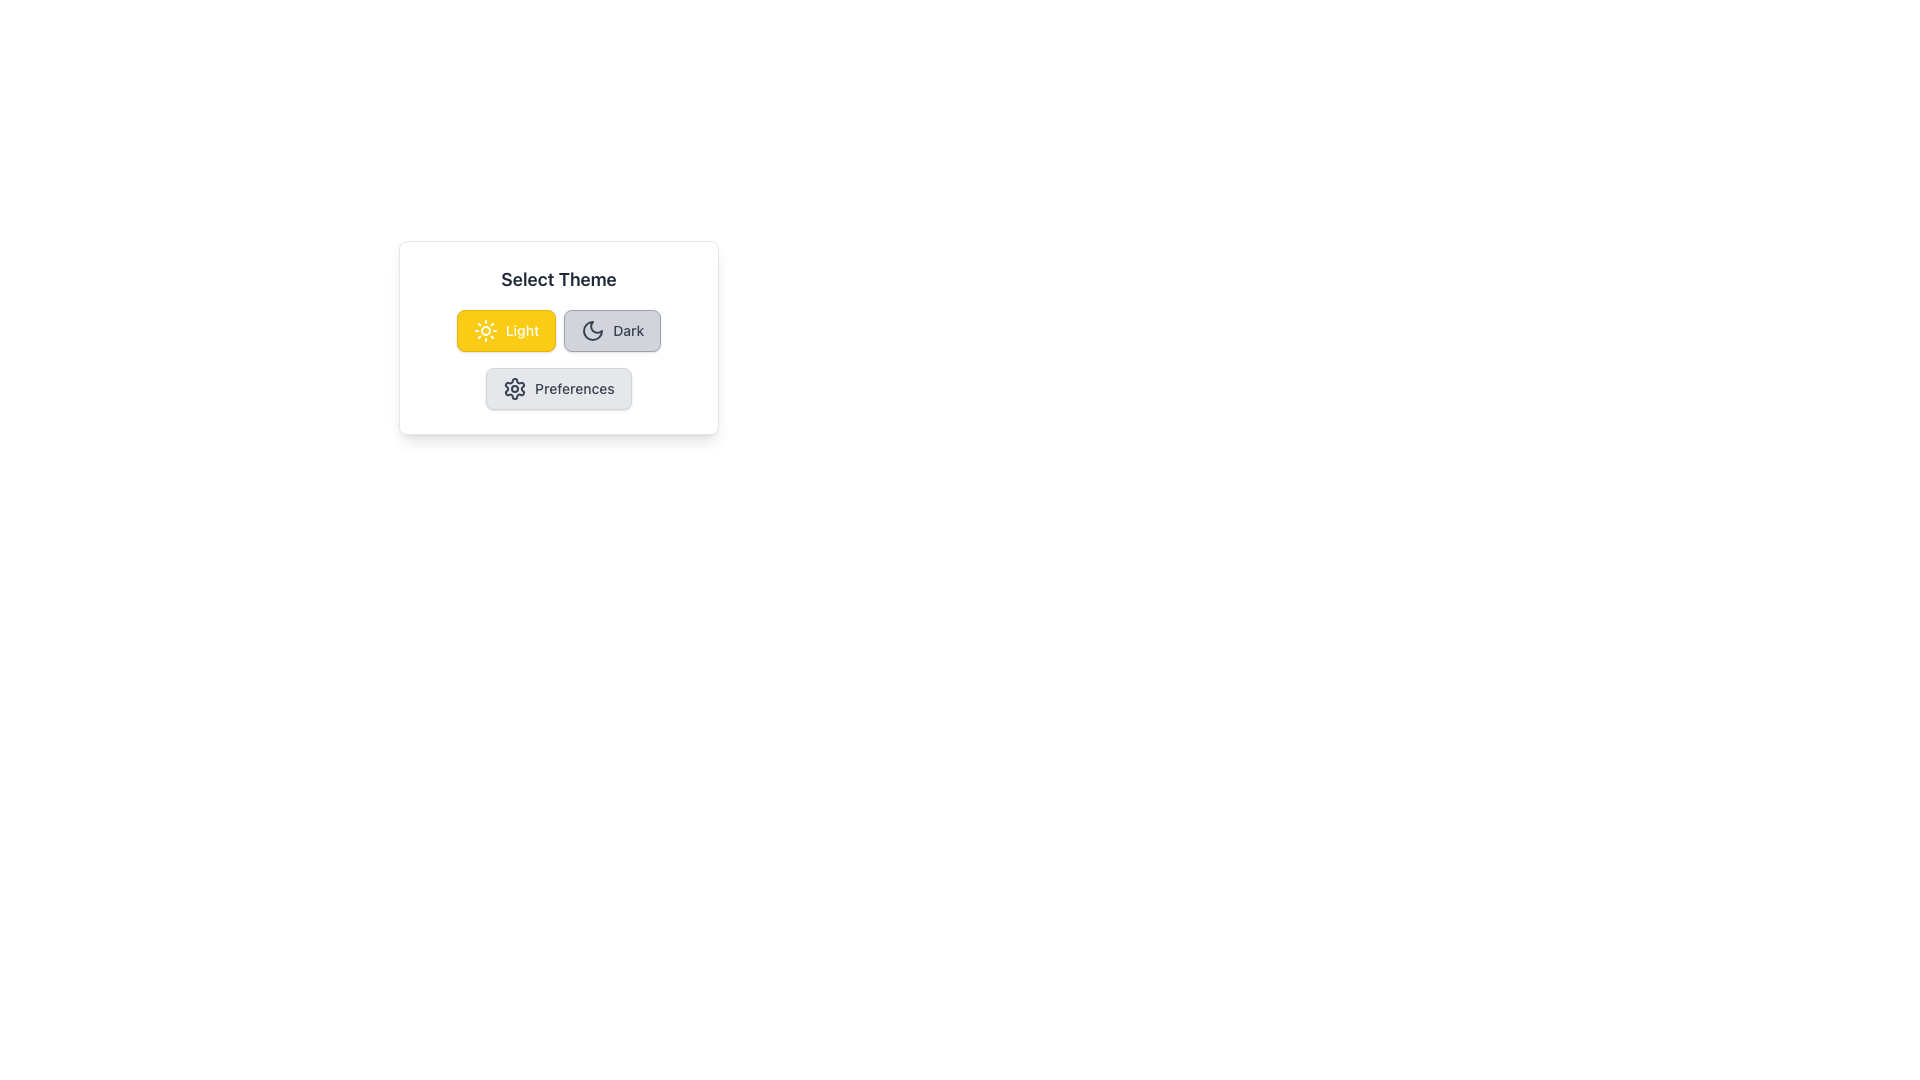 The height and width of the screenshot is (1080, 1920). Describe the element at coordinates (514, 389) in the screenshot. I see `the gear-shaped icon element below the 'Select Theme' heading` at that location.